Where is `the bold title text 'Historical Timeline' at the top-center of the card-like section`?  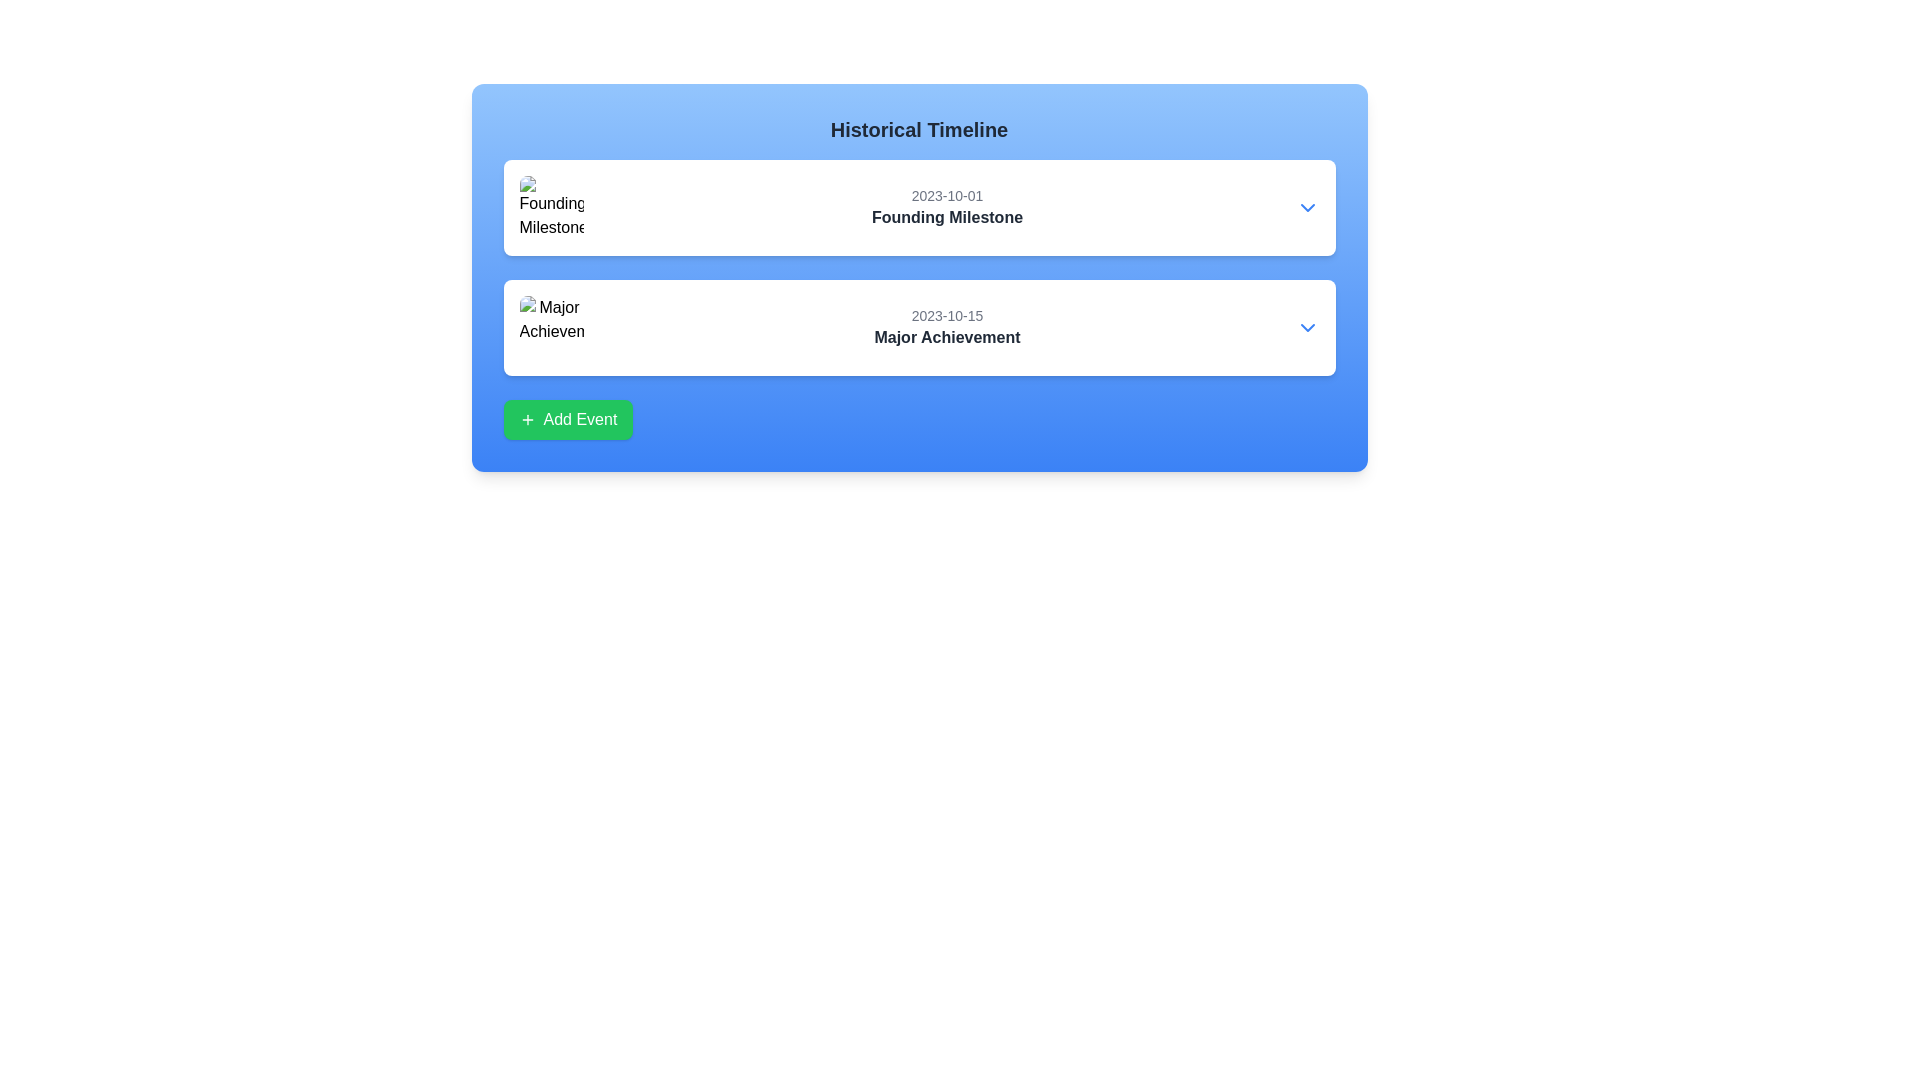
the bold title text 'Historical Timeline' at the top-center of the card-like section is located at coordinates (918, 130).